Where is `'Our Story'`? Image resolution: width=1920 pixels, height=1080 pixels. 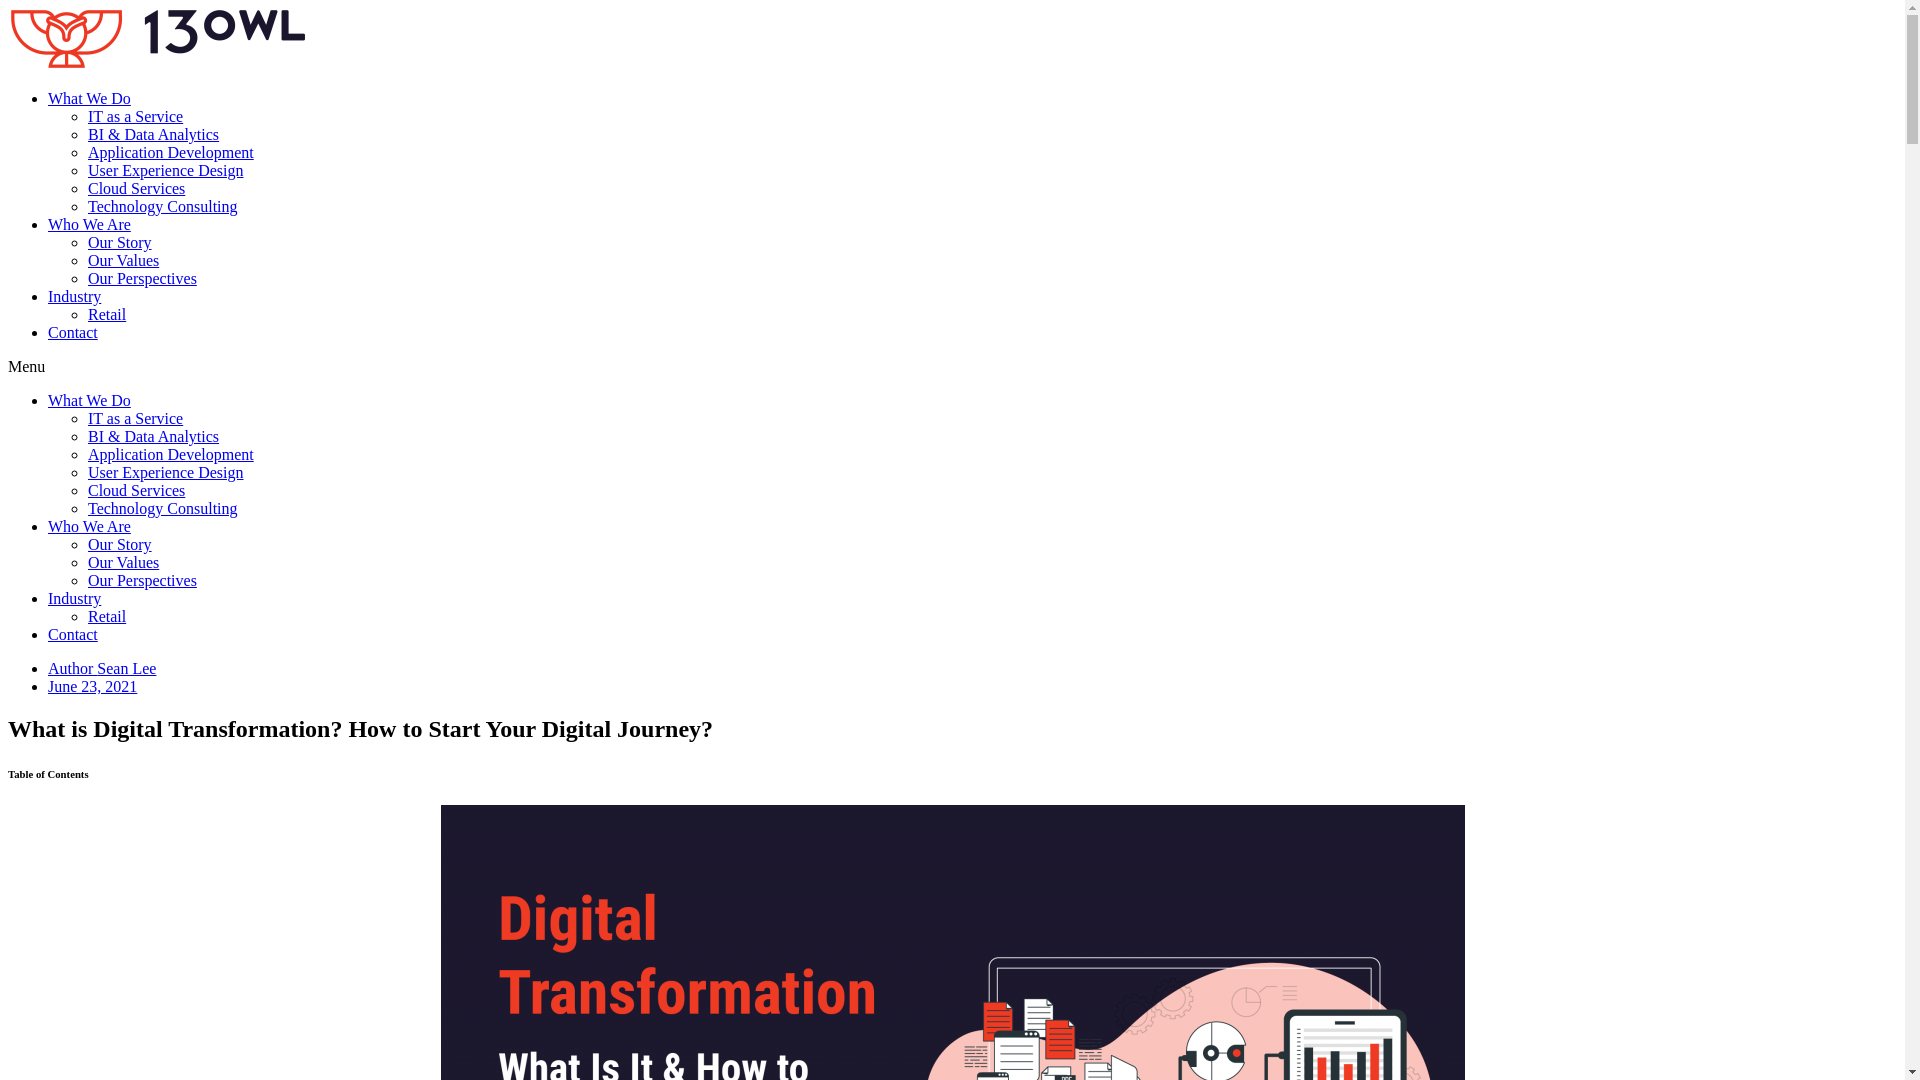
'Our Story' is located at coordinates (119, 544).